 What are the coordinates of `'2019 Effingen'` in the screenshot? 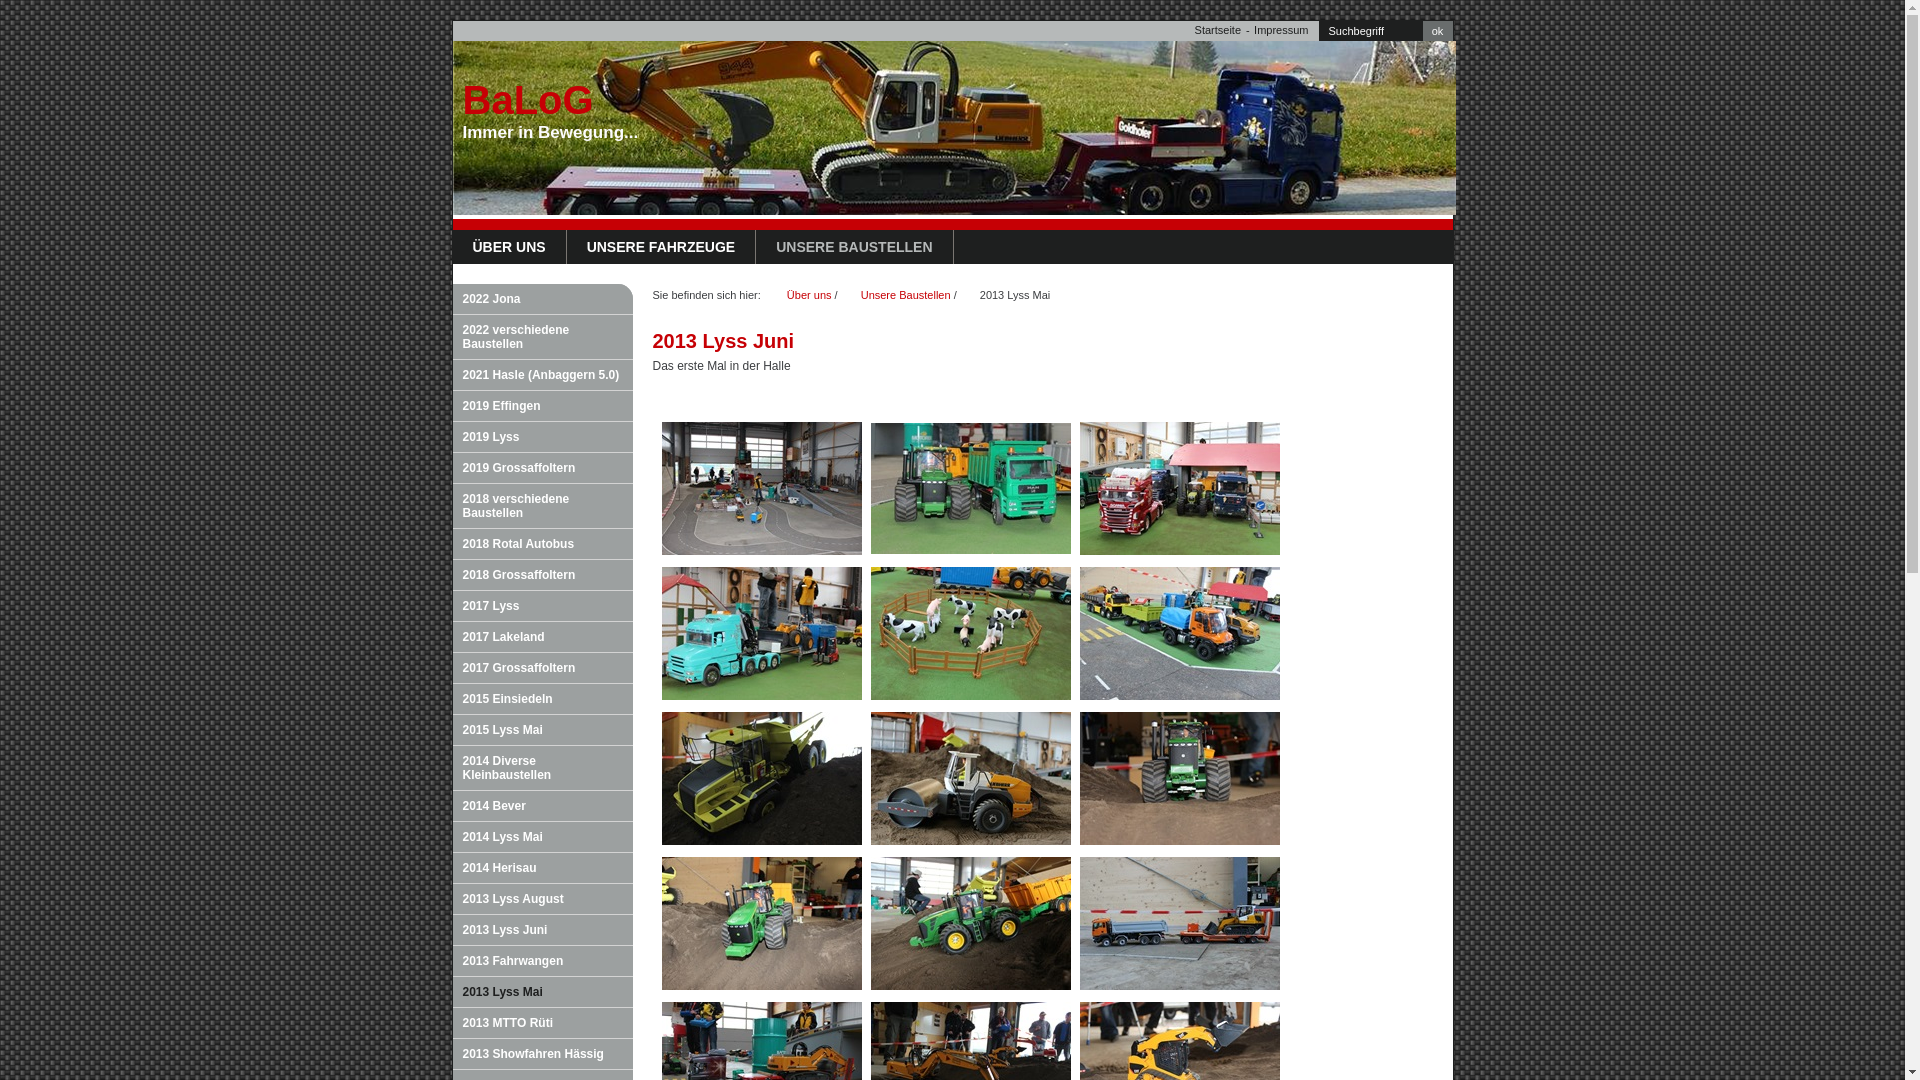 It's located at (542, 405).